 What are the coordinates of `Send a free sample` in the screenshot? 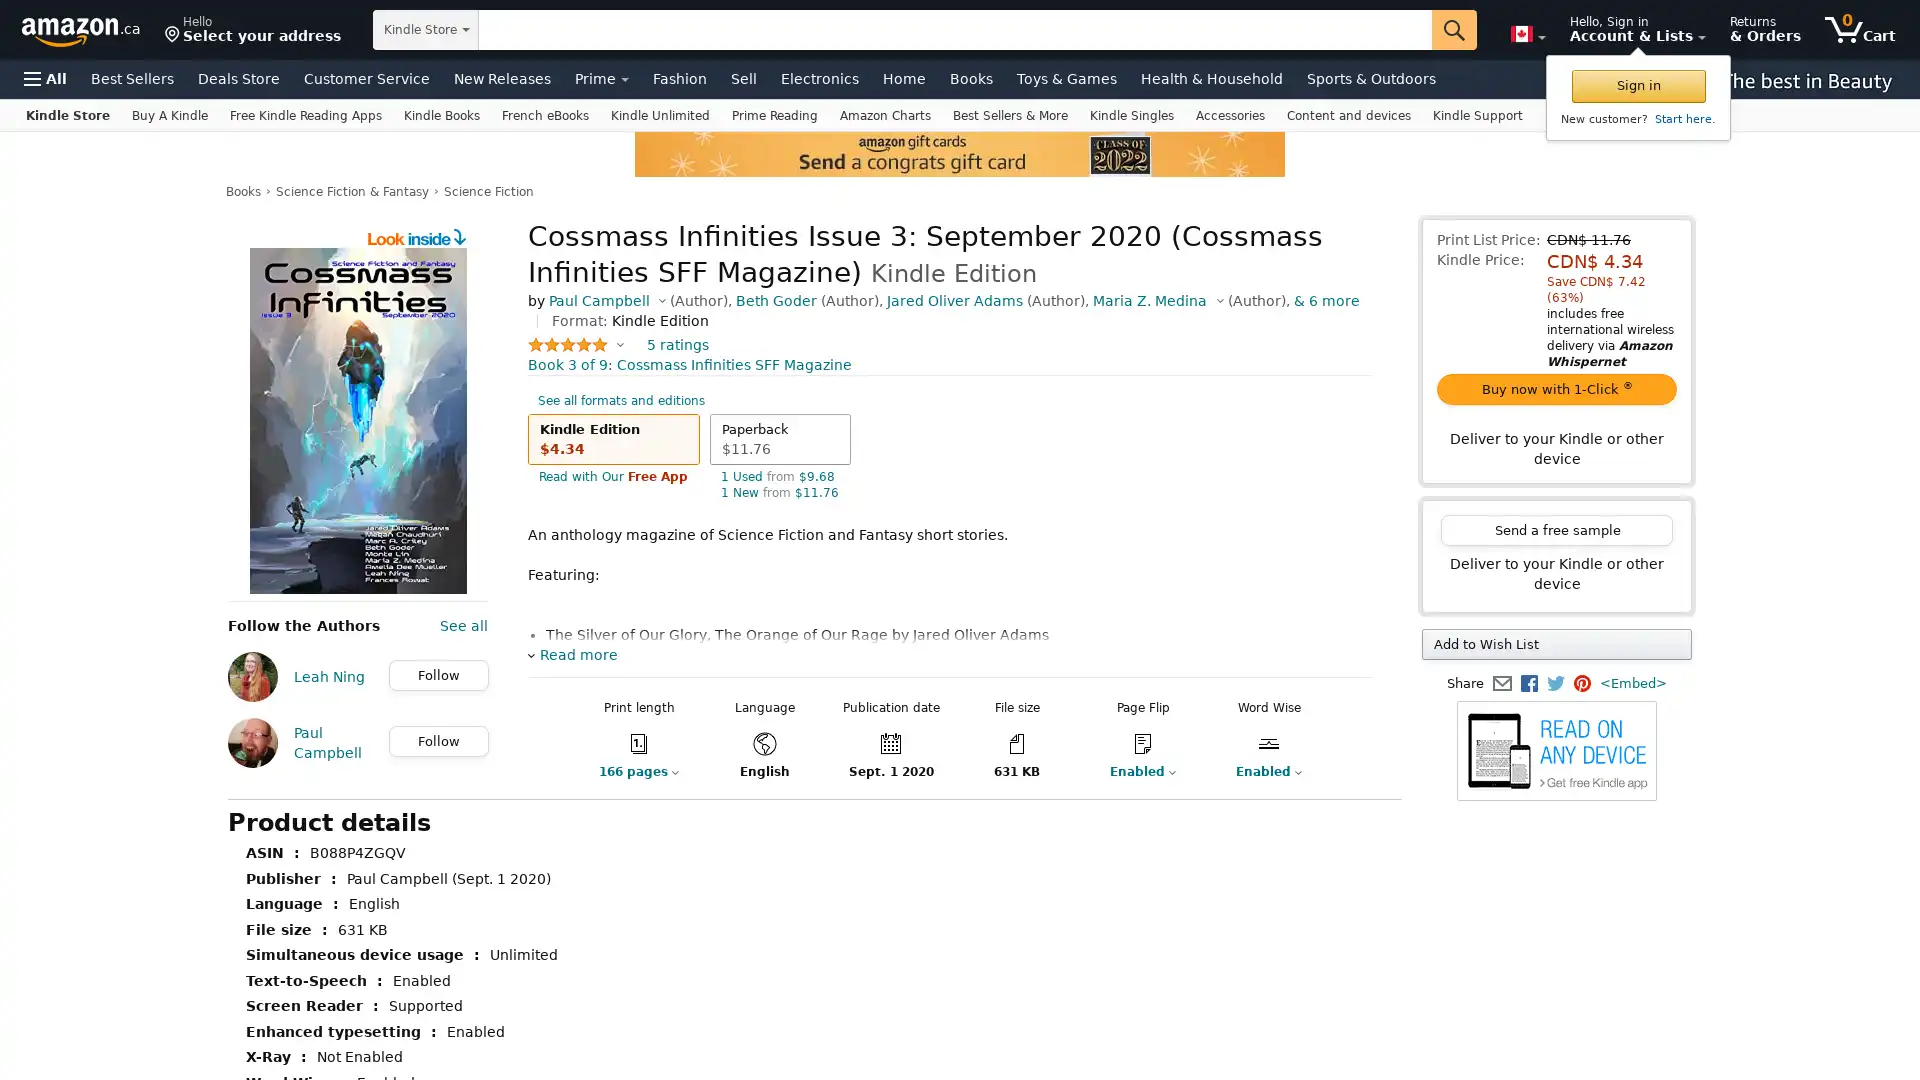 It's located at (1555, 529).